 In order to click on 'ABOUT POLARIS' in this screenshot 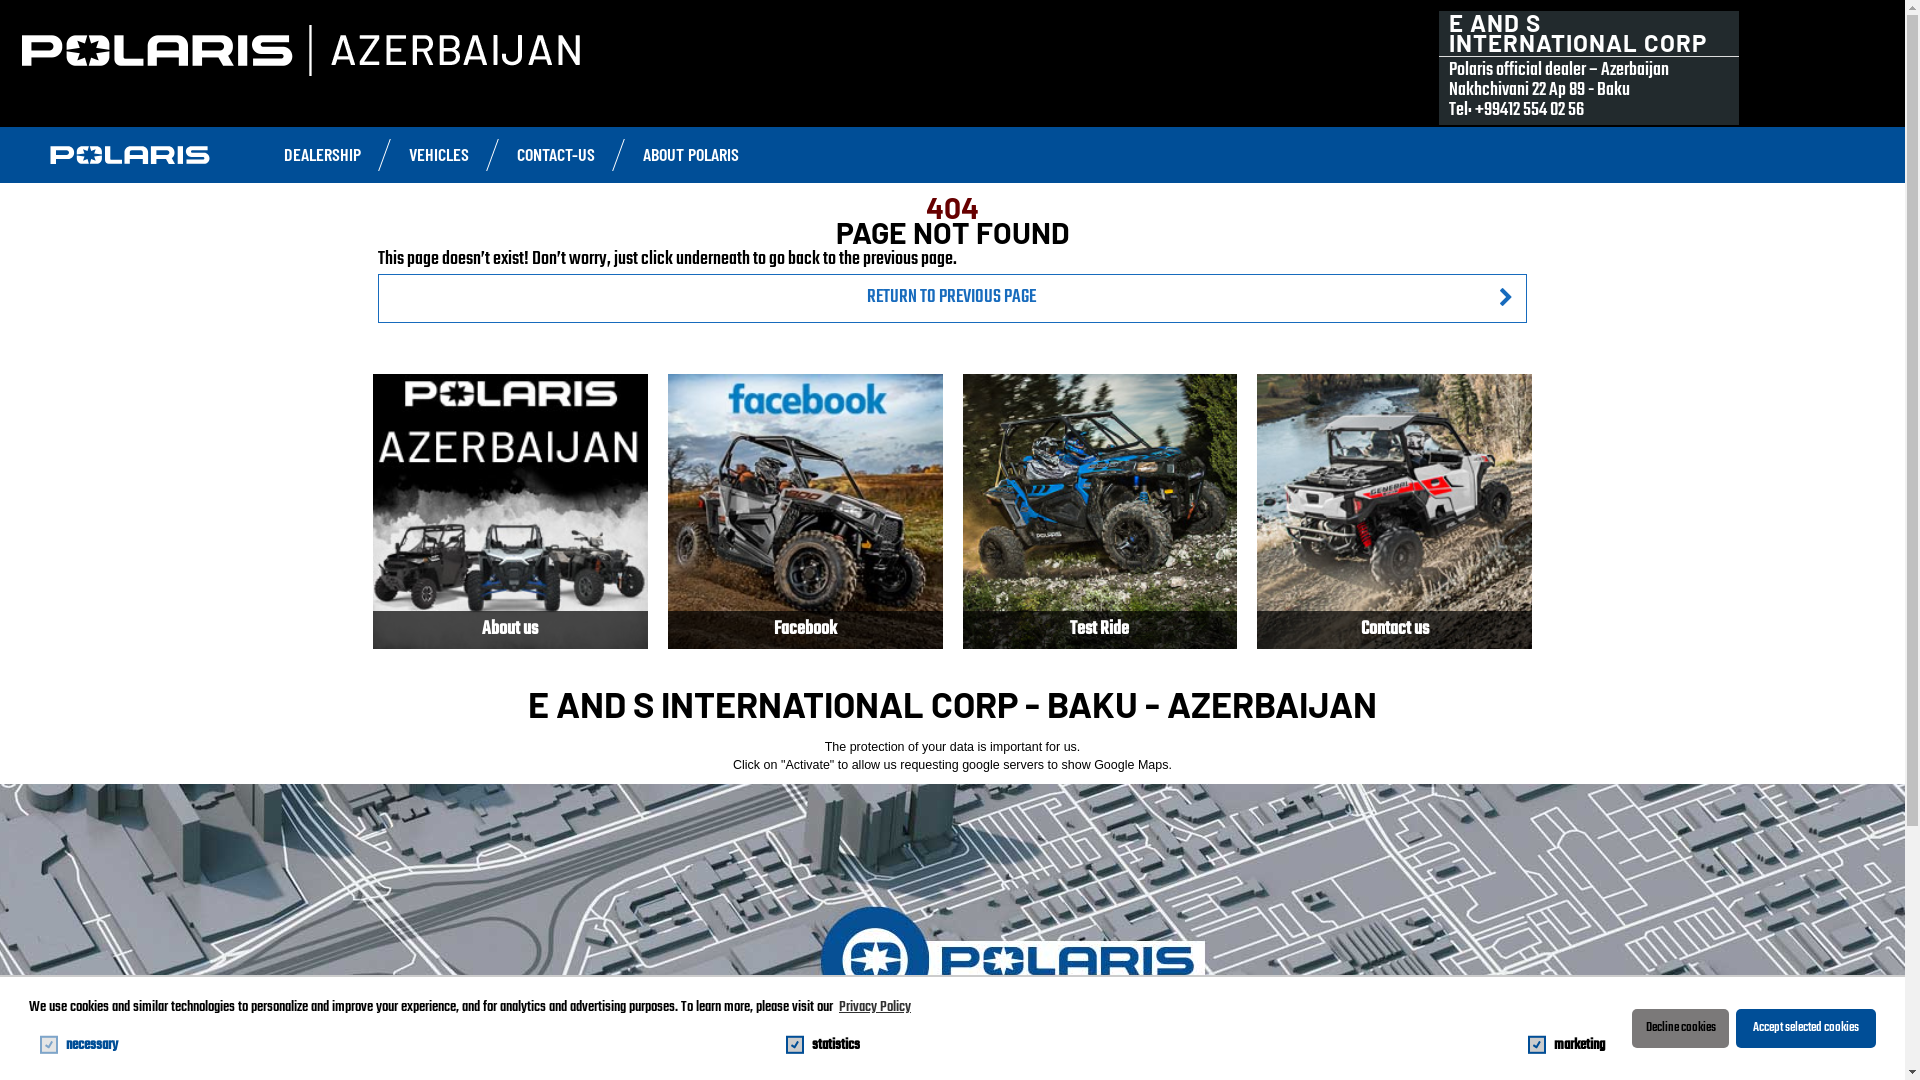, I will do `click(691, 153)`.